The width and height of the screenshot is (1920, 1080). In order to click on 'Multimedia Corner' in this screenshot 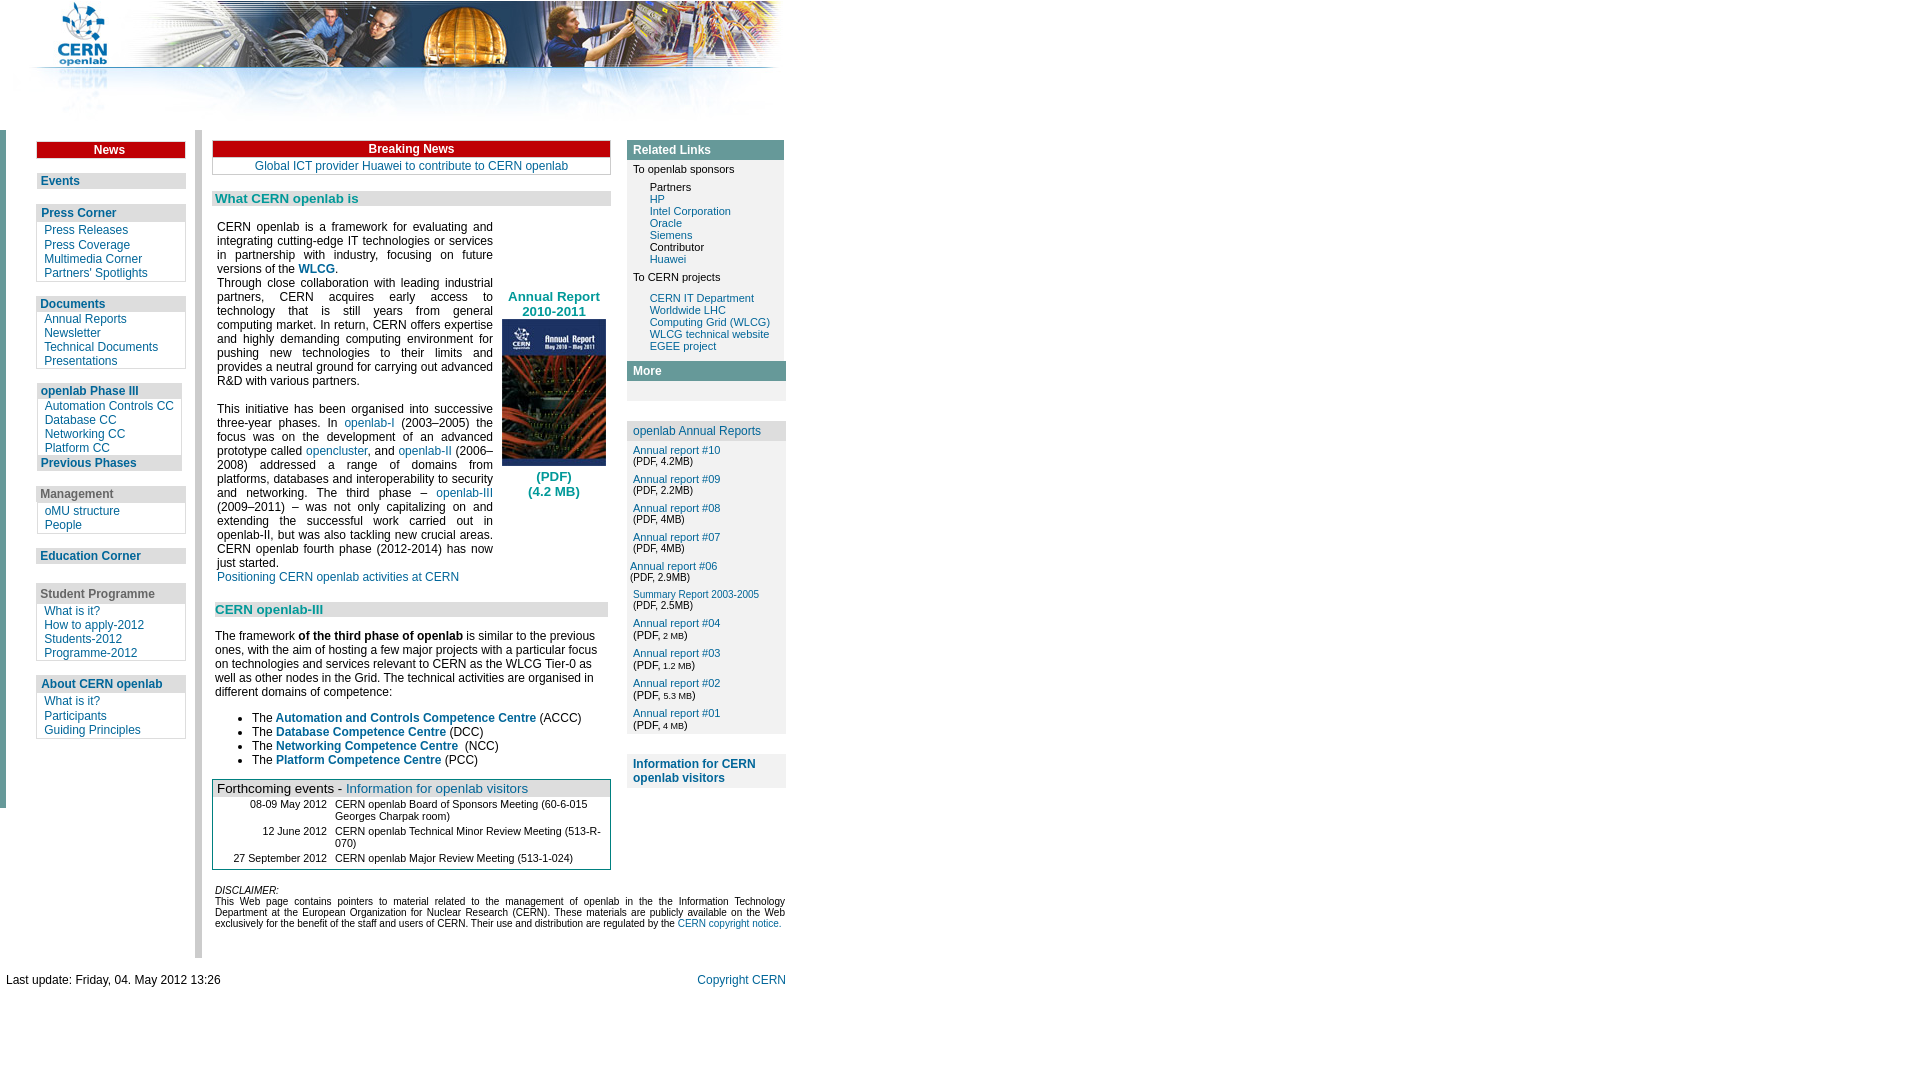, I will do `click(91, 257)`.